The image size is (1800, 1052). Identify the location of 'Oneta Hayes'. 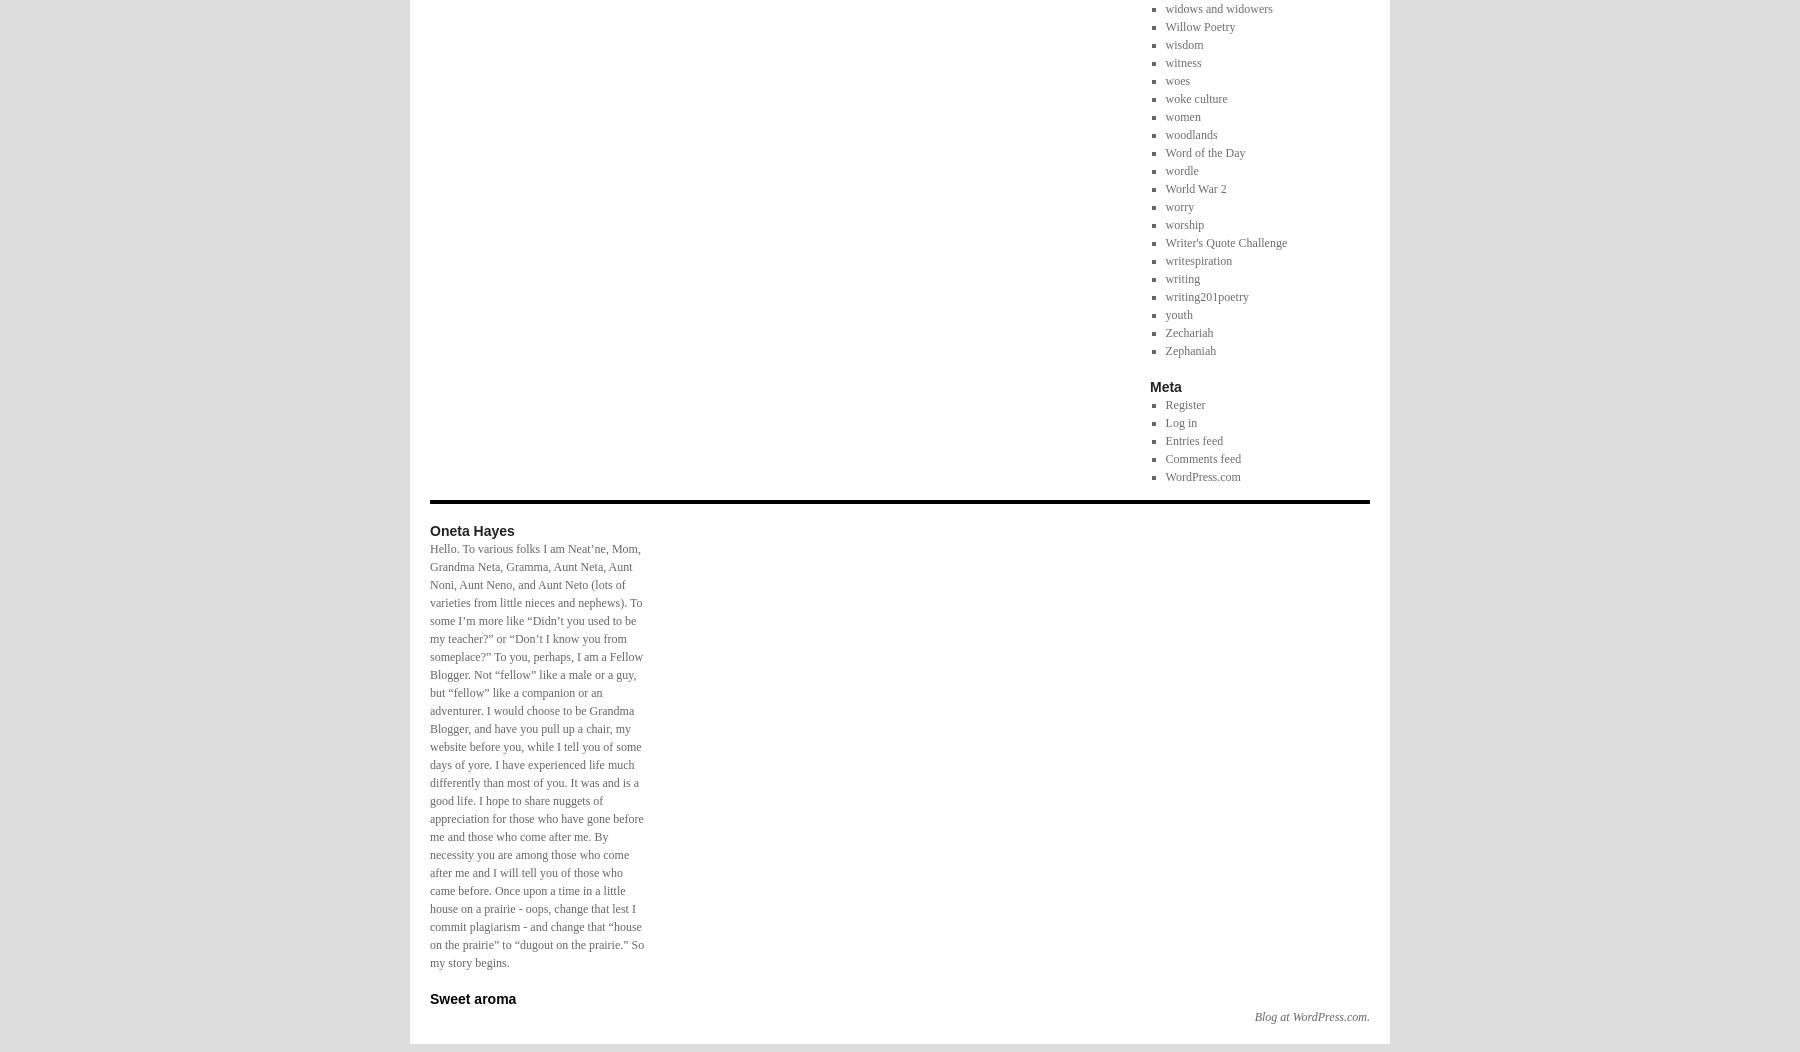
(470, 529).